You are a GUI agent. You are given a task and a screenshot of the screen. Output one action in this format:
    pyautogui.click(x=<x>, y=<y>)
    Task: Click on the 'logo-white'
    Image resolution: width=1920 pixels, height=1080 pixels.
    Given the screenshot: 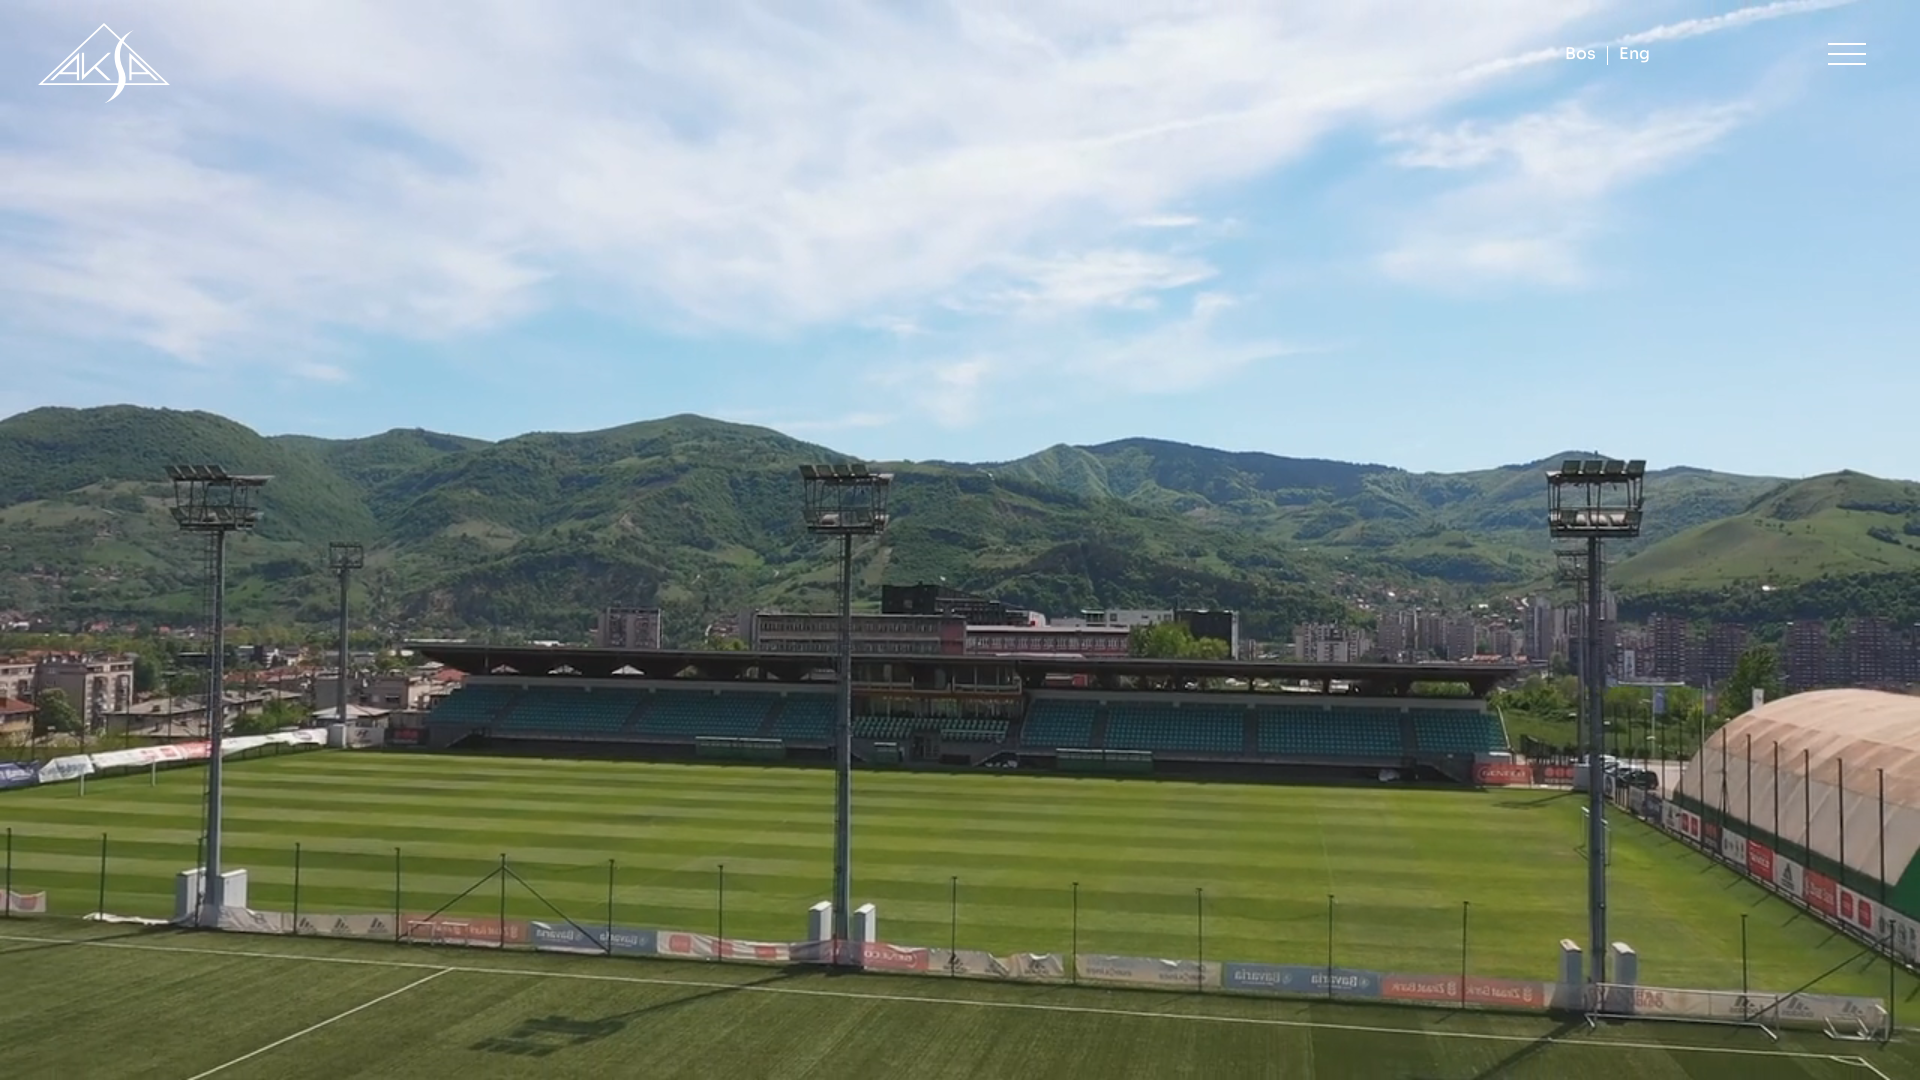 What is the action you would take?
    pyautogui.click(x=102, y=60)
    